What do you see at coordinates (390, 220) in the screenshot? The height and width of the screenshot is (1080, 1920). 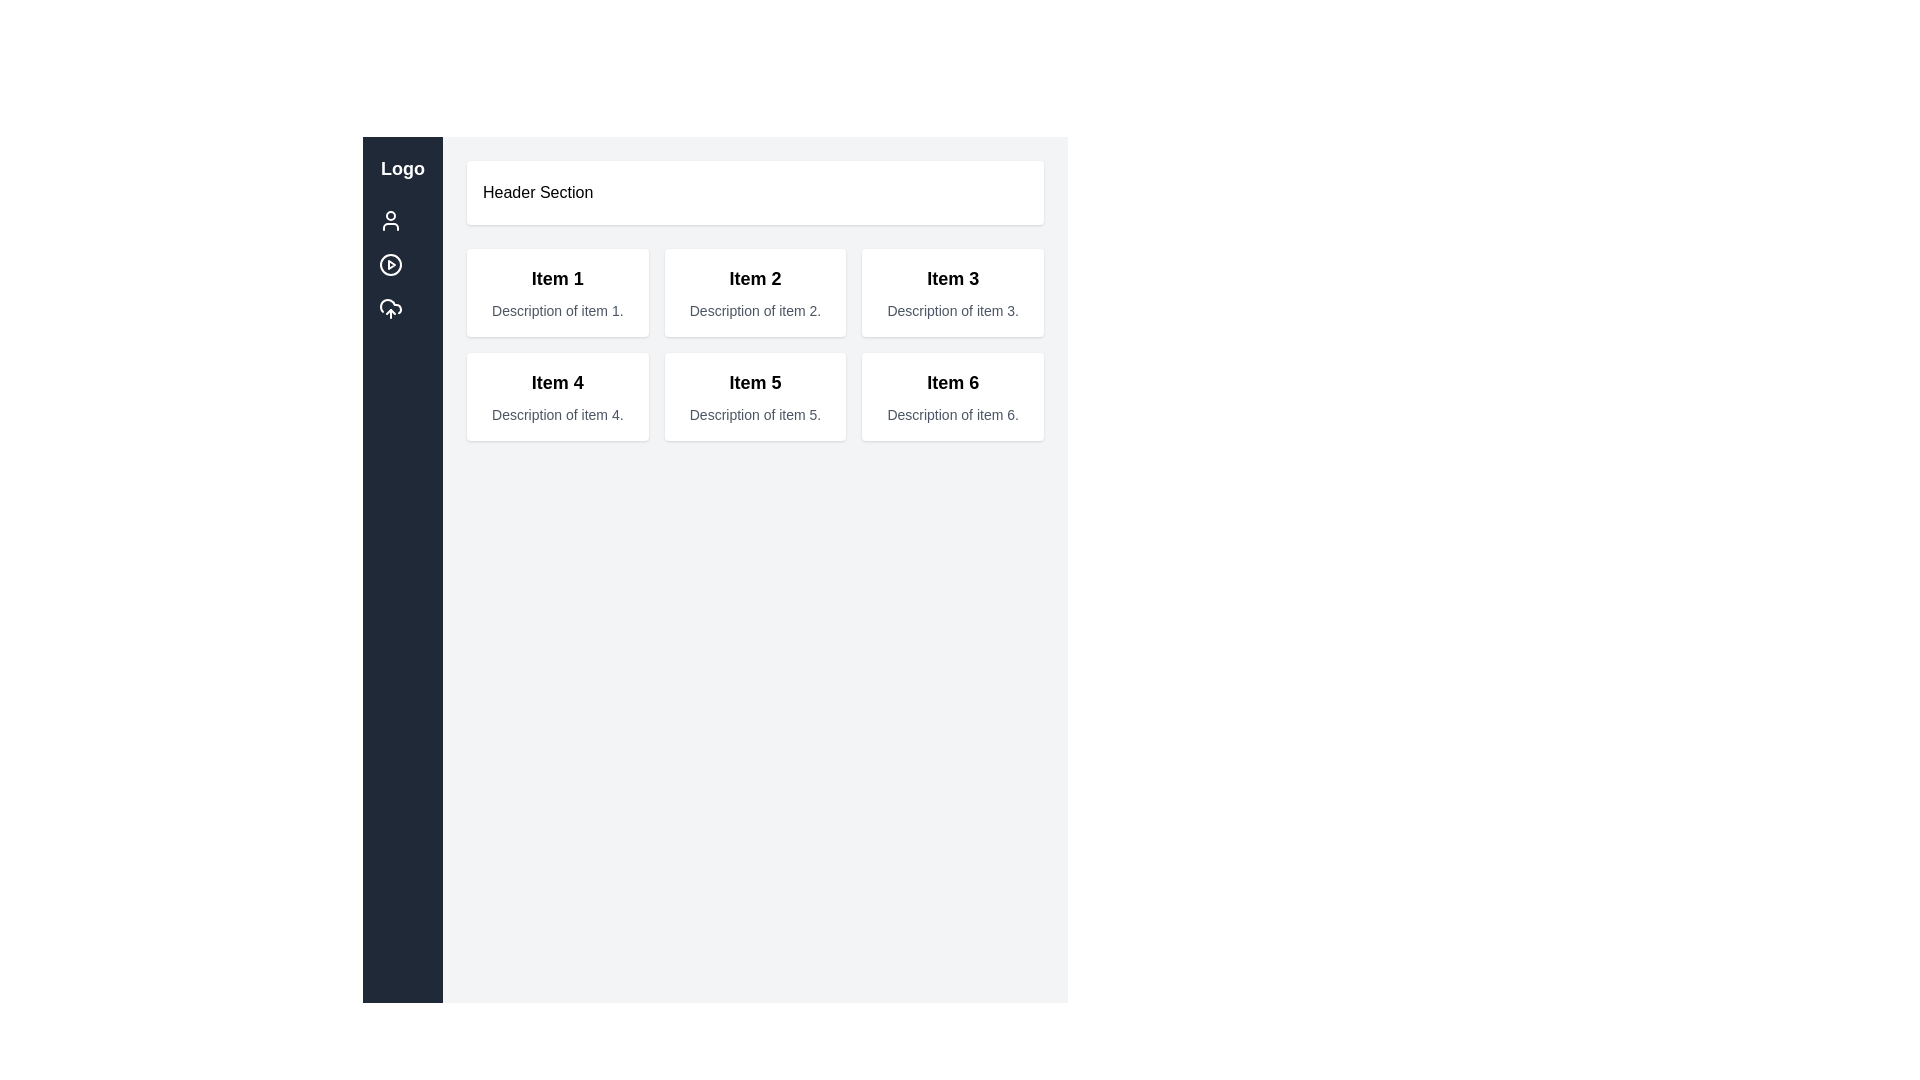 I see `the user icon, which is a circular head shape with a white stroke against a dark blue background, located as the first icon in the vertical stack under the 'Logo' section in the sidebar` at bounding box center [390, 220].